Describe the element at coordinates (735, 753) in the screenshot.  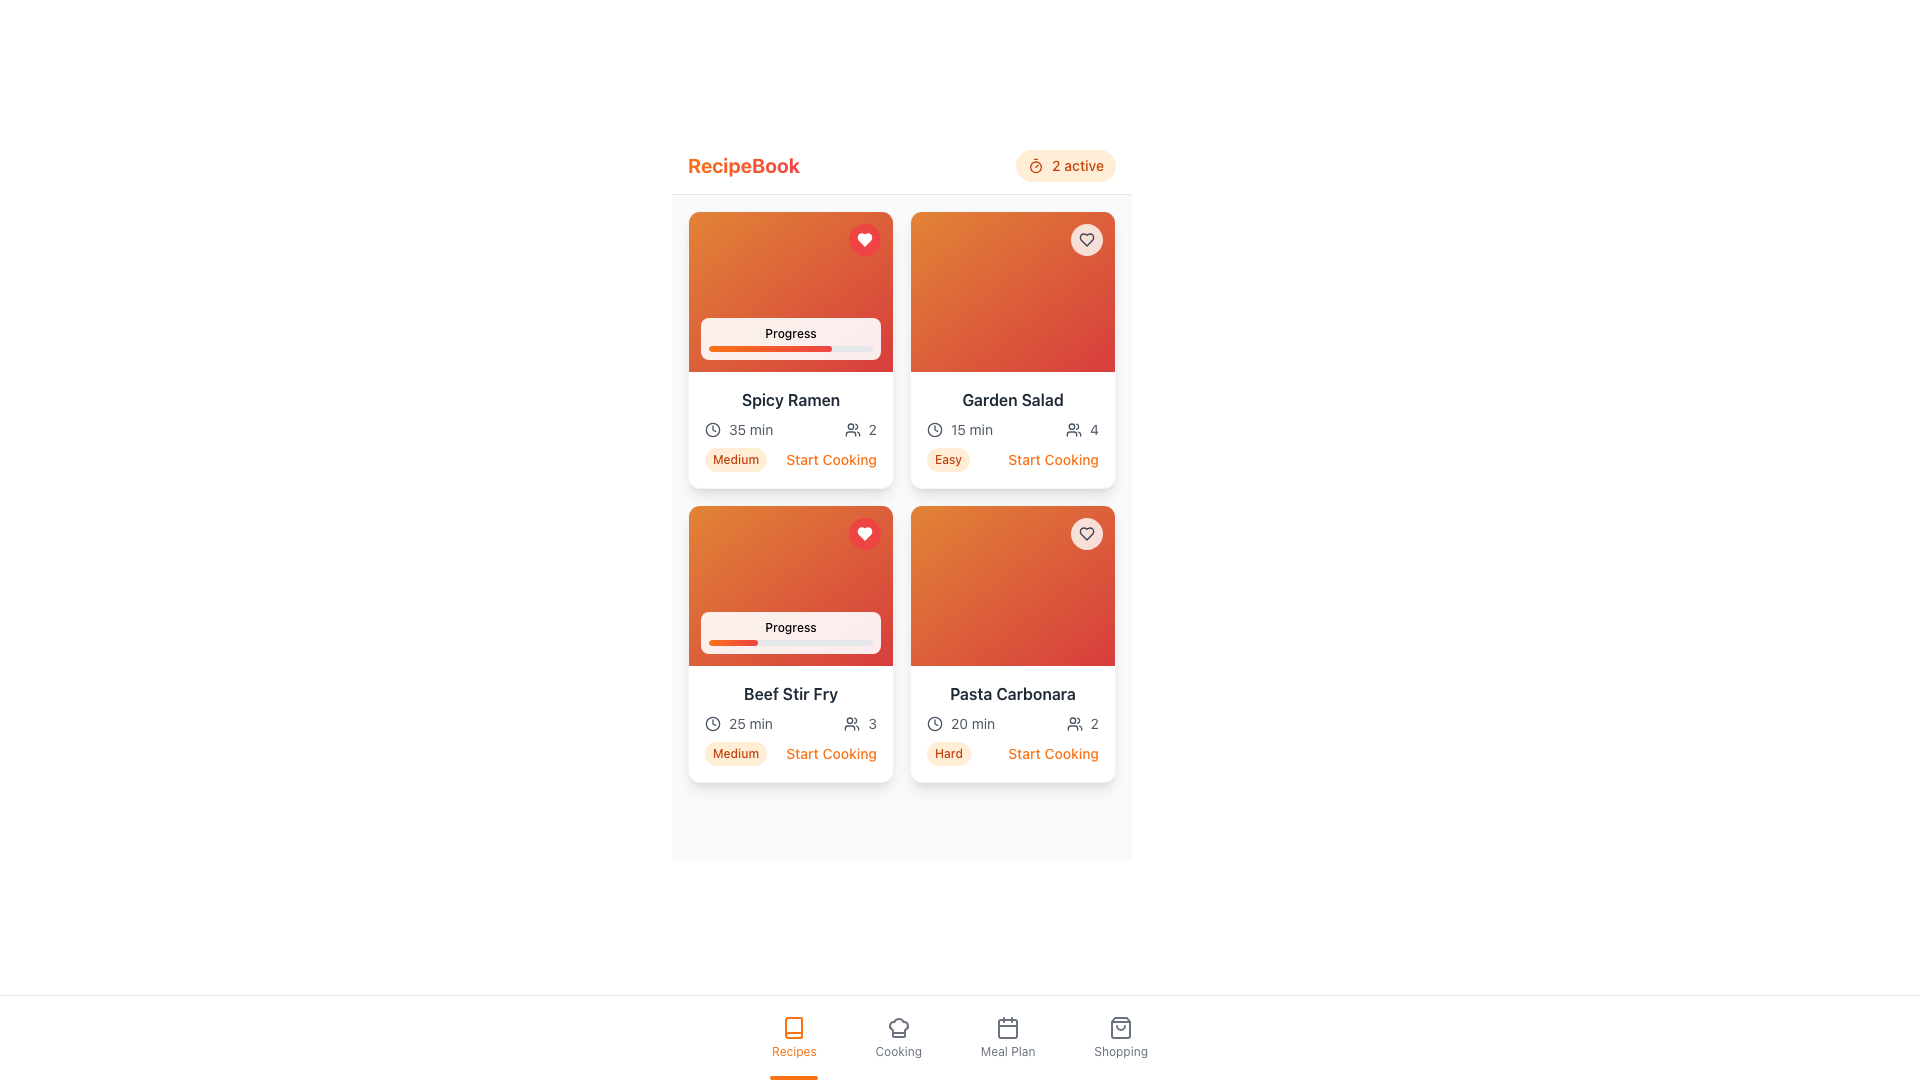
I see `text displayed on the difficulty level badge located at the bottom-left corner of the 'Beef Stir Fry' card, next to the 'Start Cooking' button` at that location.